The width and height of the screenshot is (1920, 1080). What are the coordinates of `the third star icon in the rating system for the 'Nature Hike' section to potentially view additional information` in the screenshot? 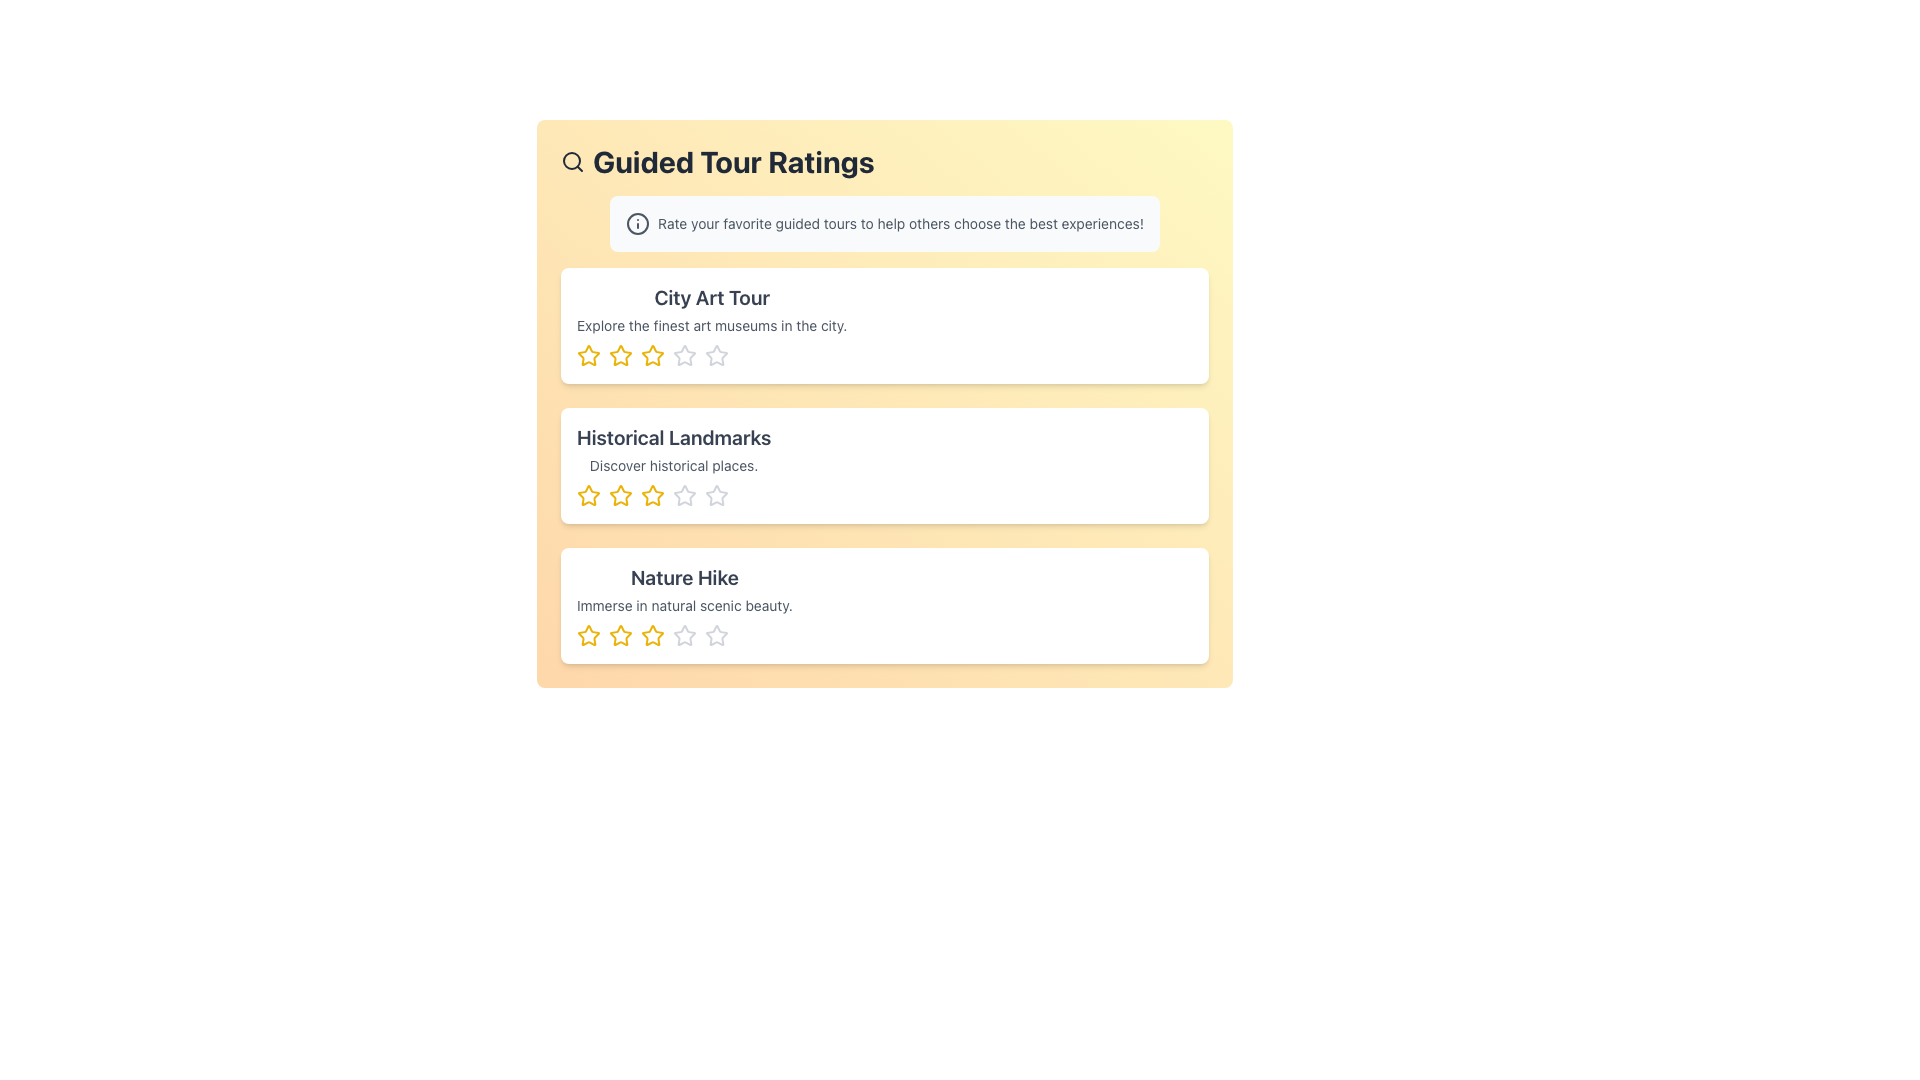 It's located at (652, 636).